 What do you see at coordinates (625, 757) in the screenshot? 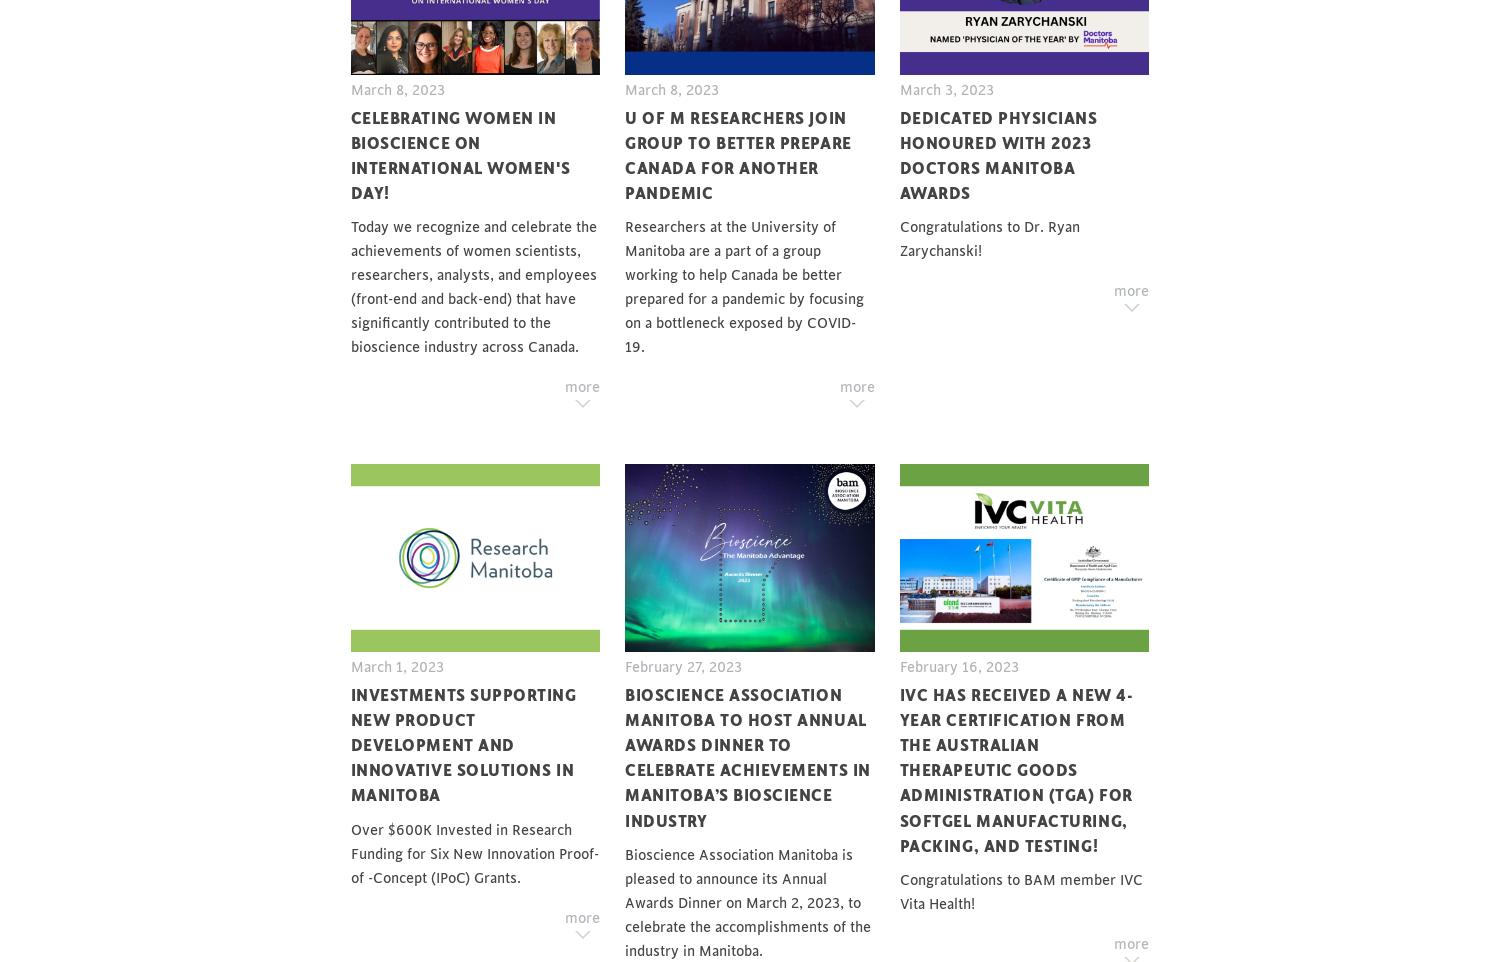
I see `'Bioscience Association Manitoba to Host Annual Awards Dinner to Celebrate Achievements in Manitoba’s Bioscience Industry'` at bounding box center [625, 757].